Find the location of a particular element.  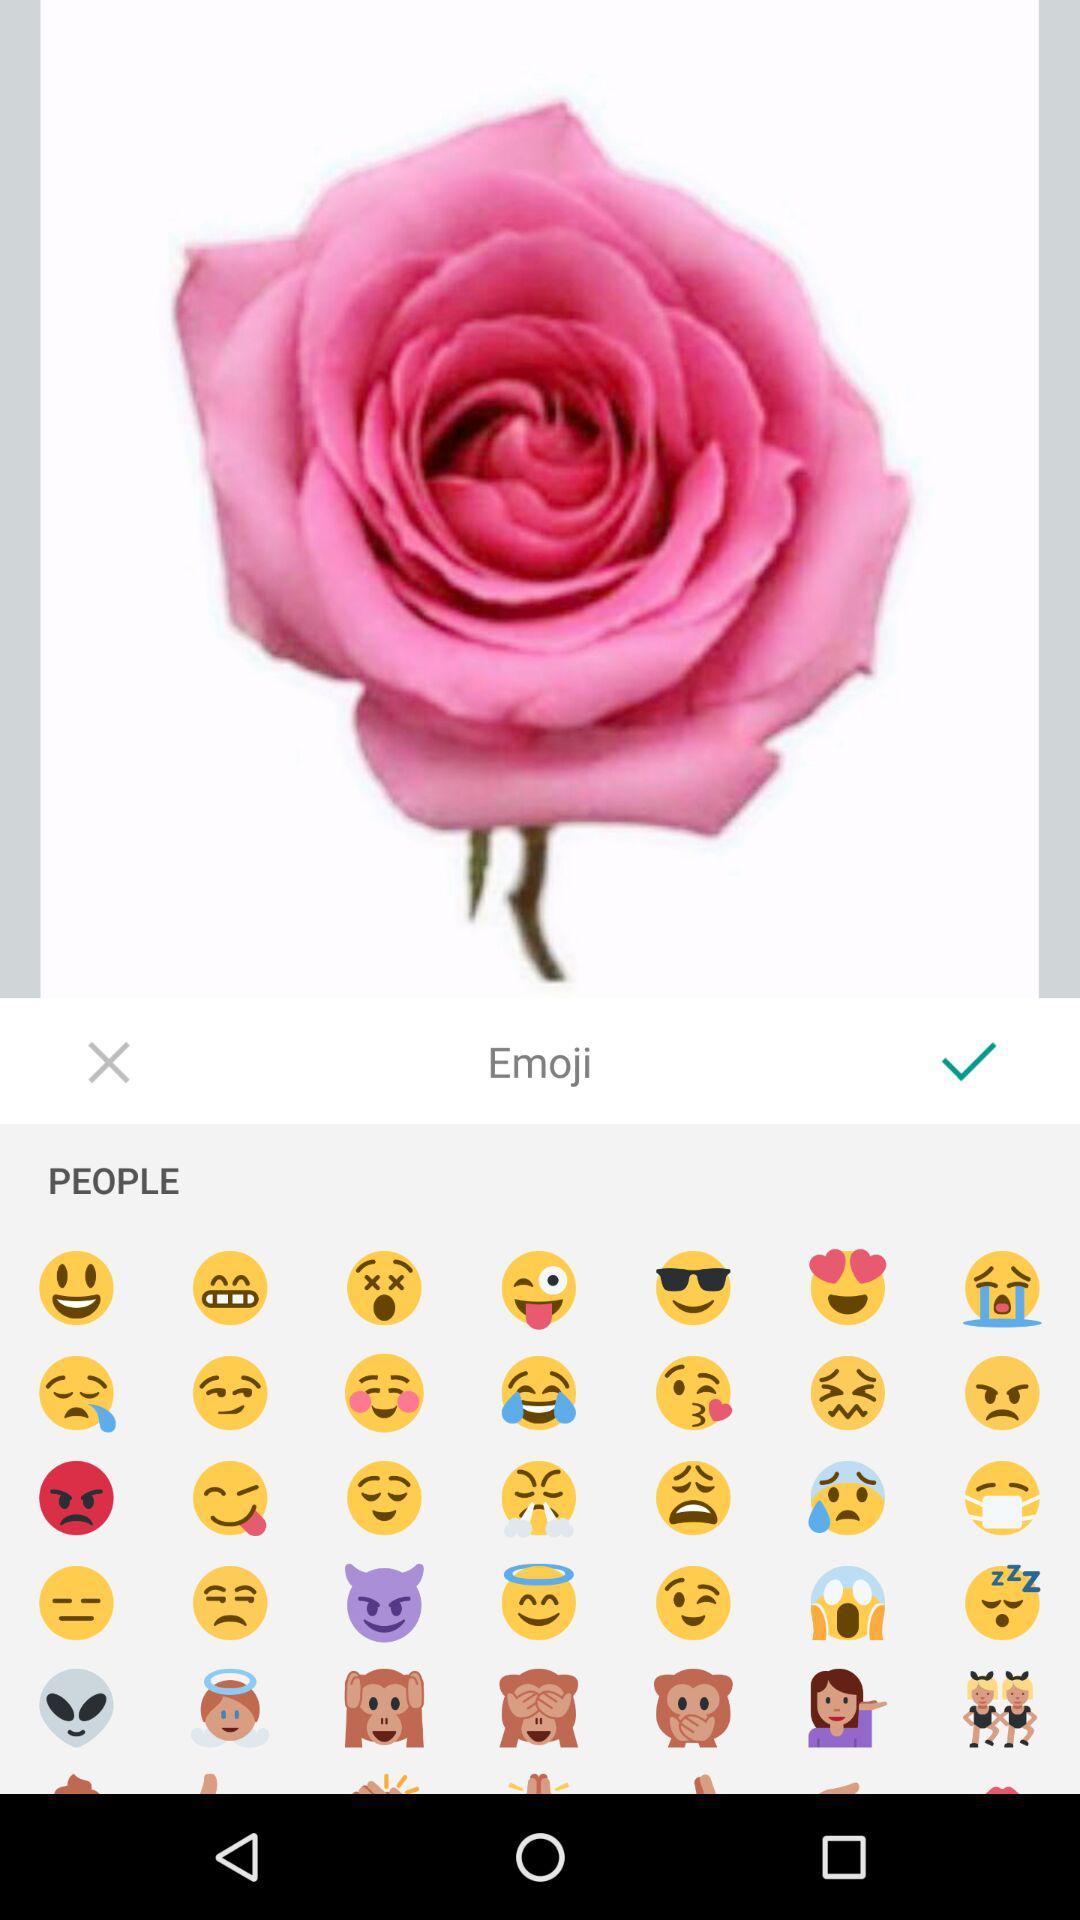

emoji is located at coordinates (538, 1707).